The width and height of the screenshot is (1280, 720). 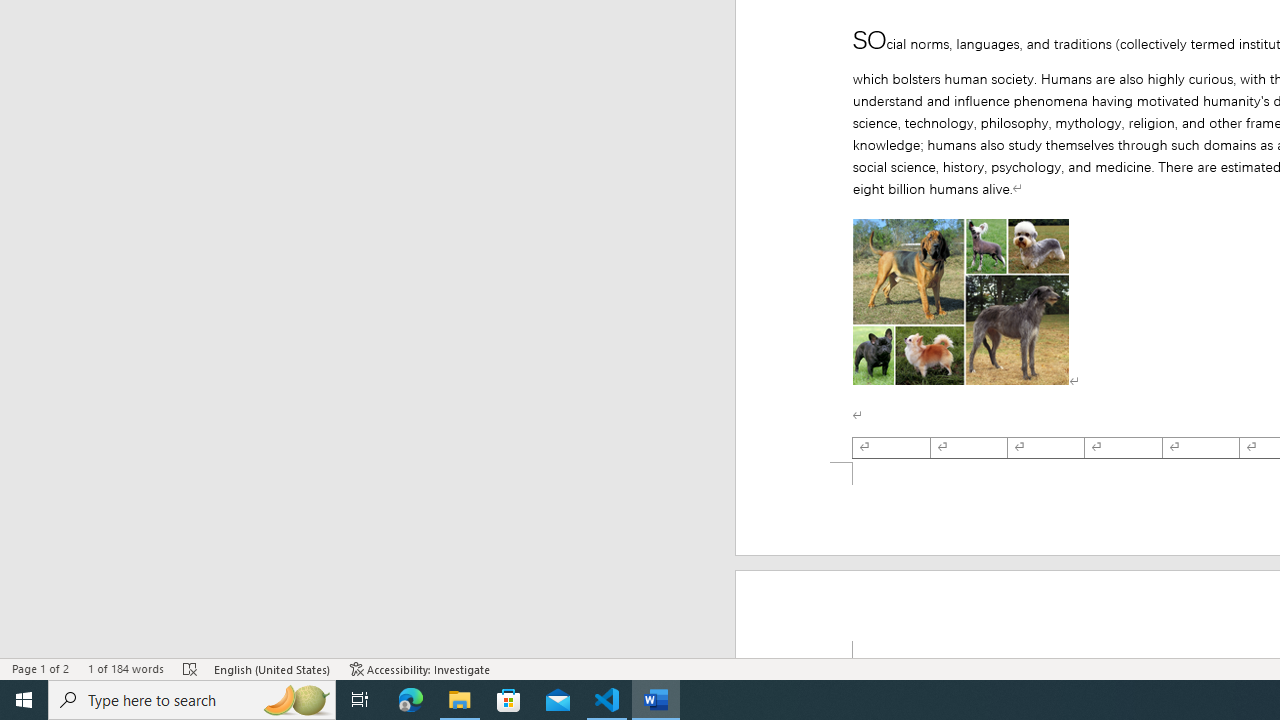 I want to click on 'Morphological variation in six dogs', so click(x=960, y=302).